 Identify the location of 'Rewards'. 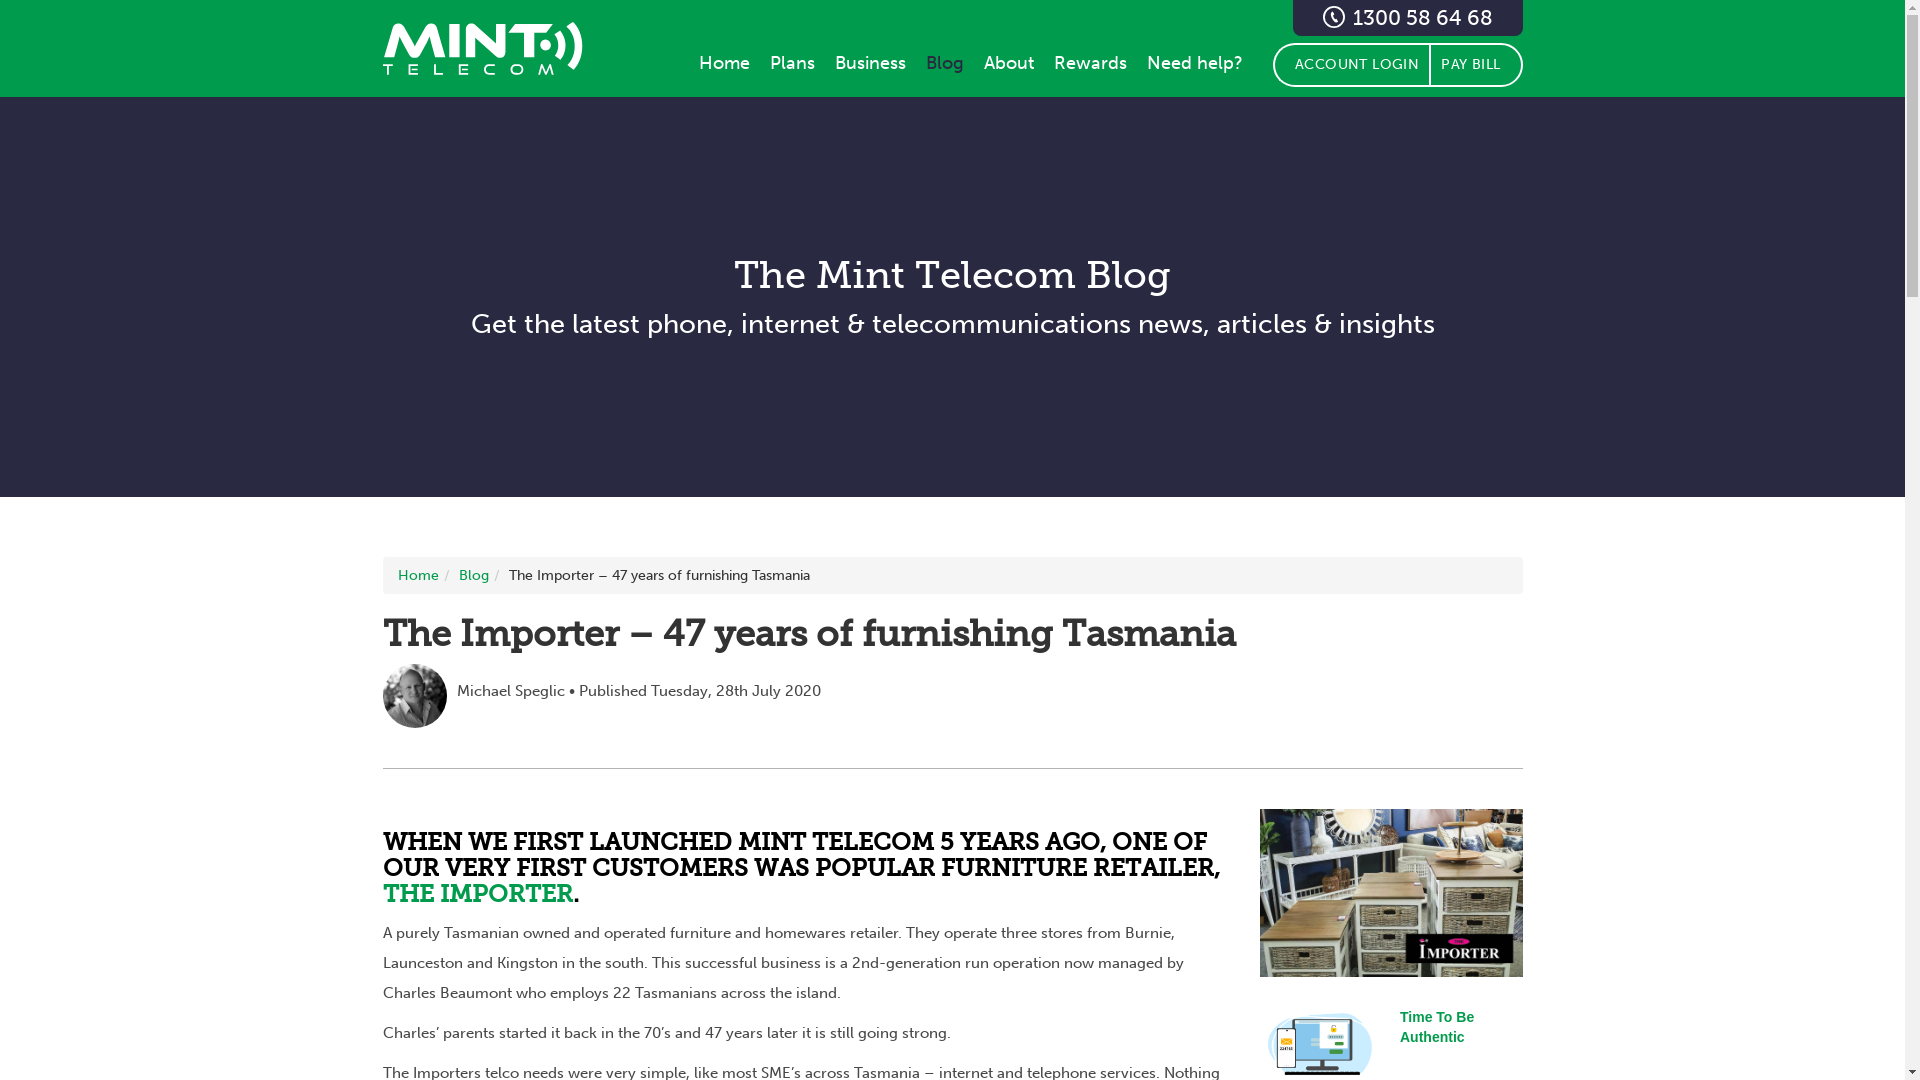
(1089, 61).